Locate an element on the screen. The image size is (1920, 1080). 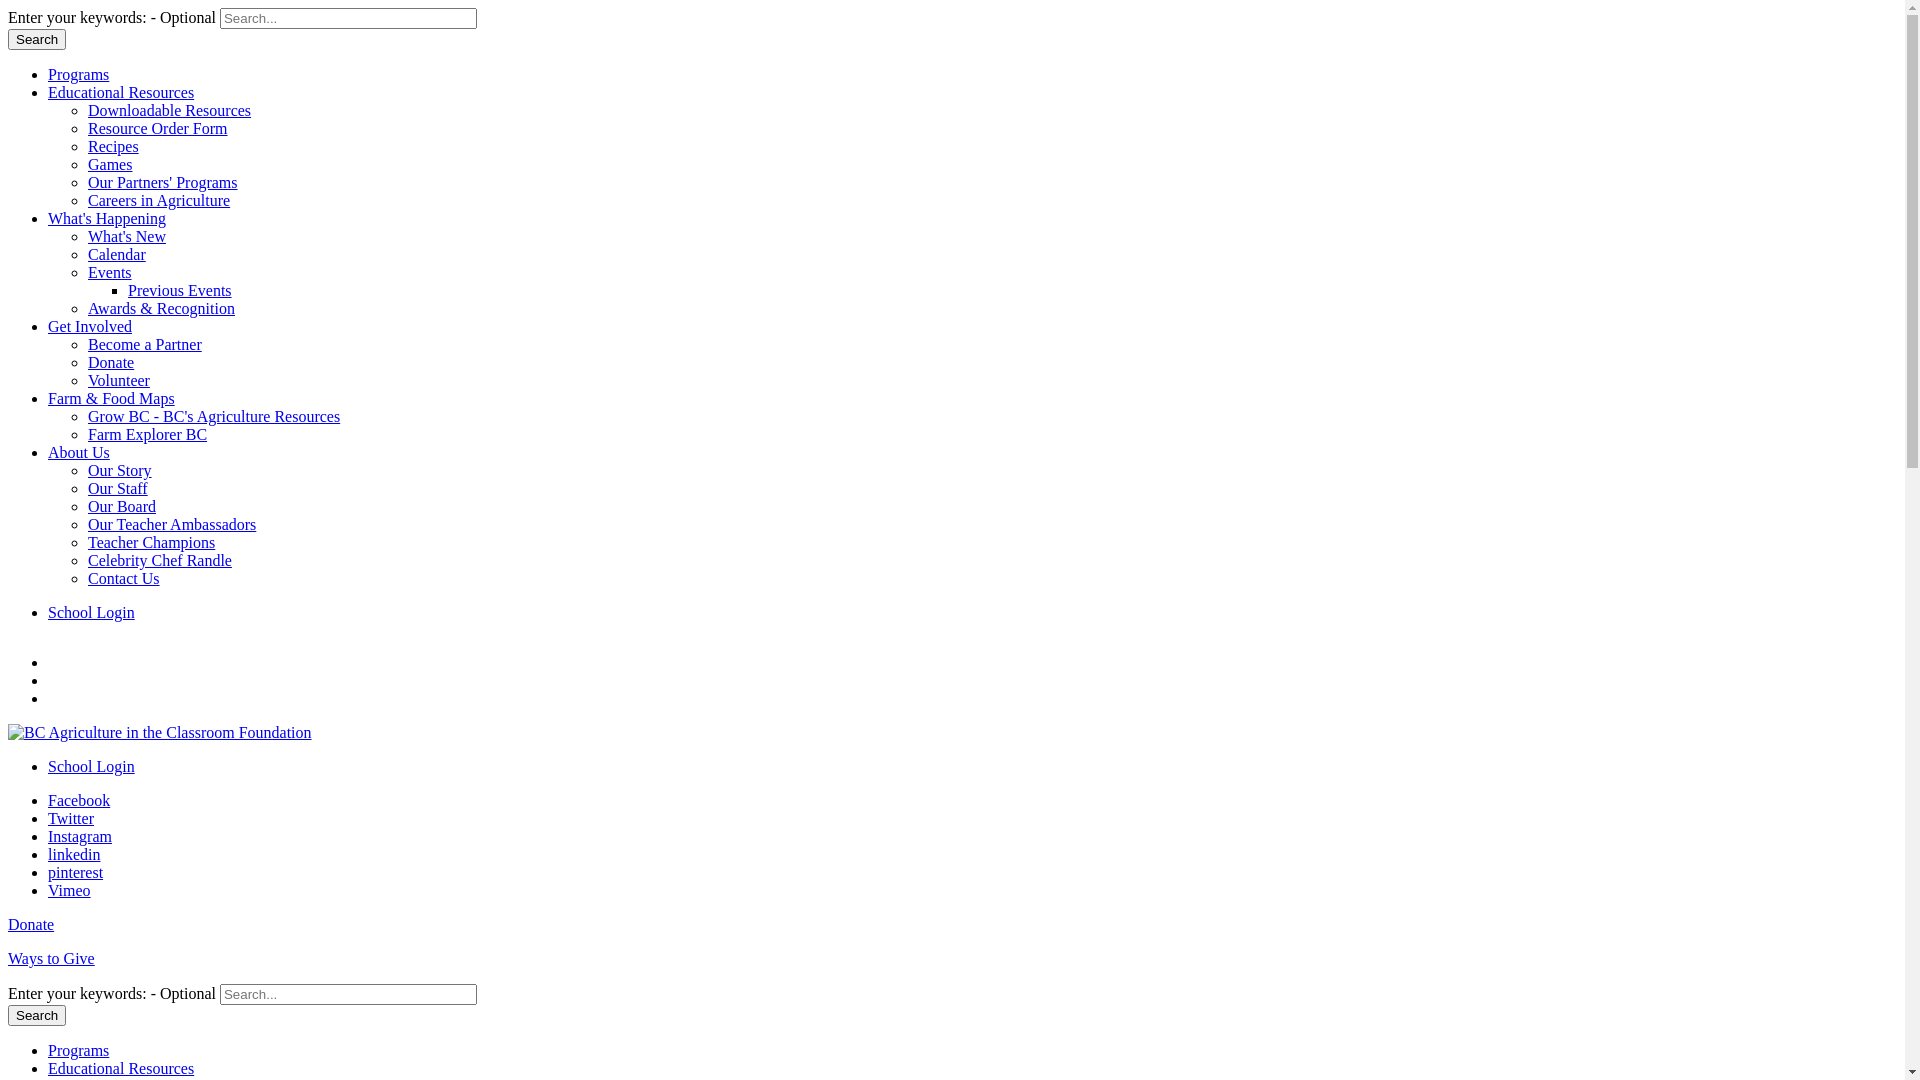
'Resource Order Form' is located at coordinates (86, 128).